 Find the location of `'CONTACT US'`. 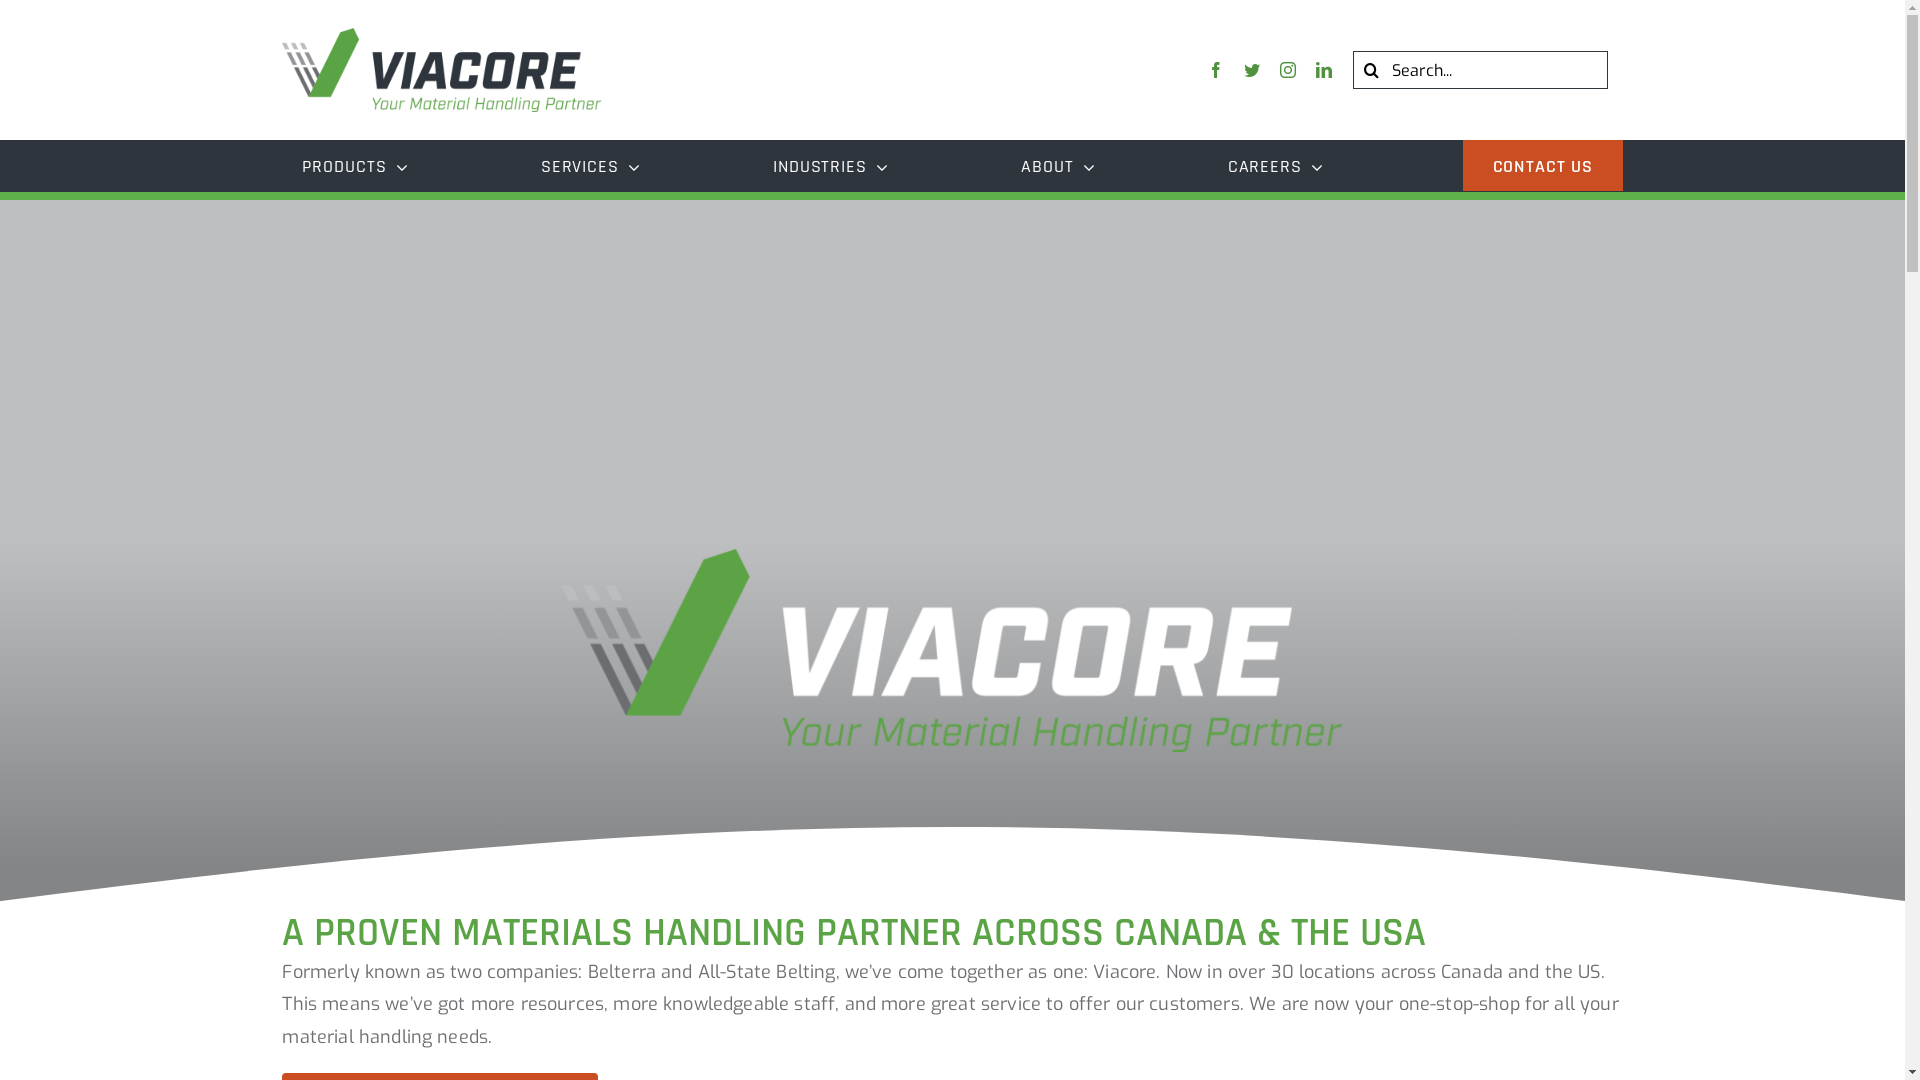

'CONTACT US' is located at coordinates (1463, 164).